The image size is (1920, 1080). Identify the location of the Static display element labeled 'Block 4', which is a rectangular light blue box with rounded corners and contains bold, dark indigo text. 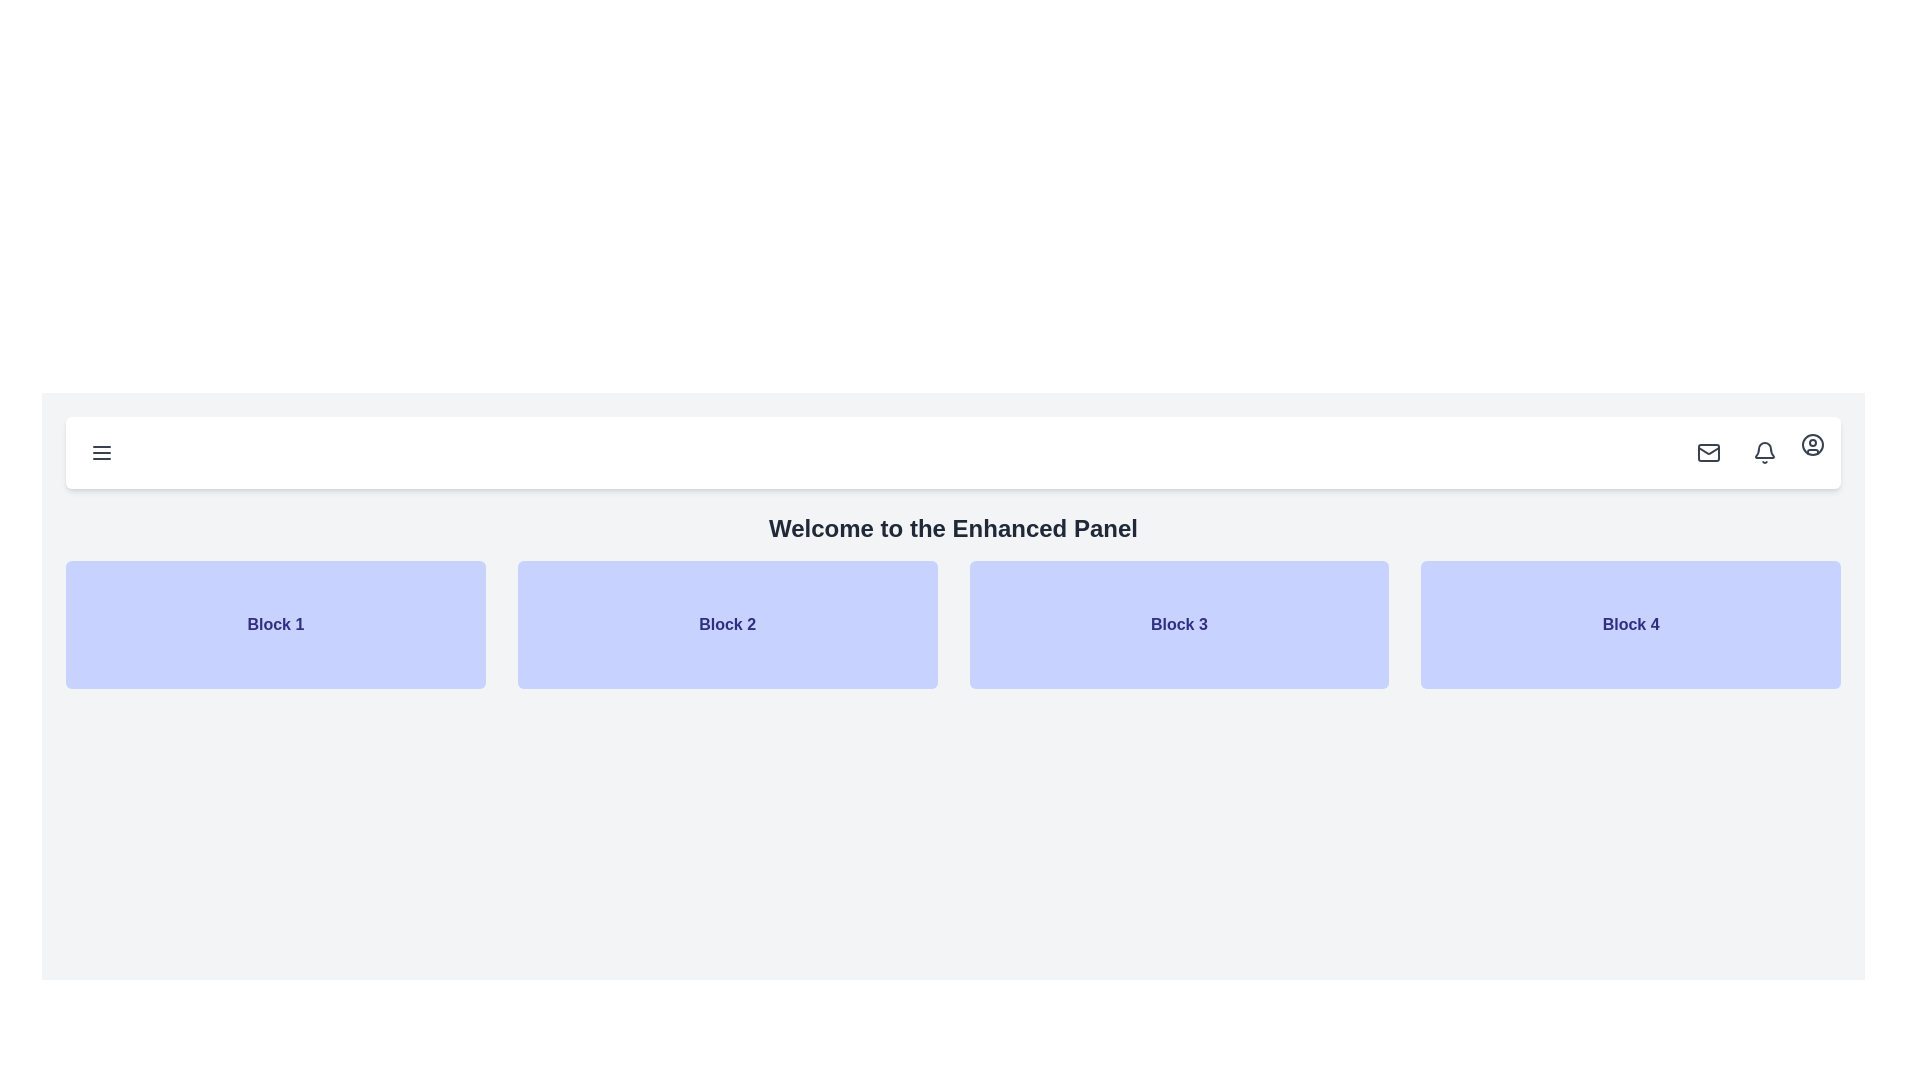
(1631, 623).